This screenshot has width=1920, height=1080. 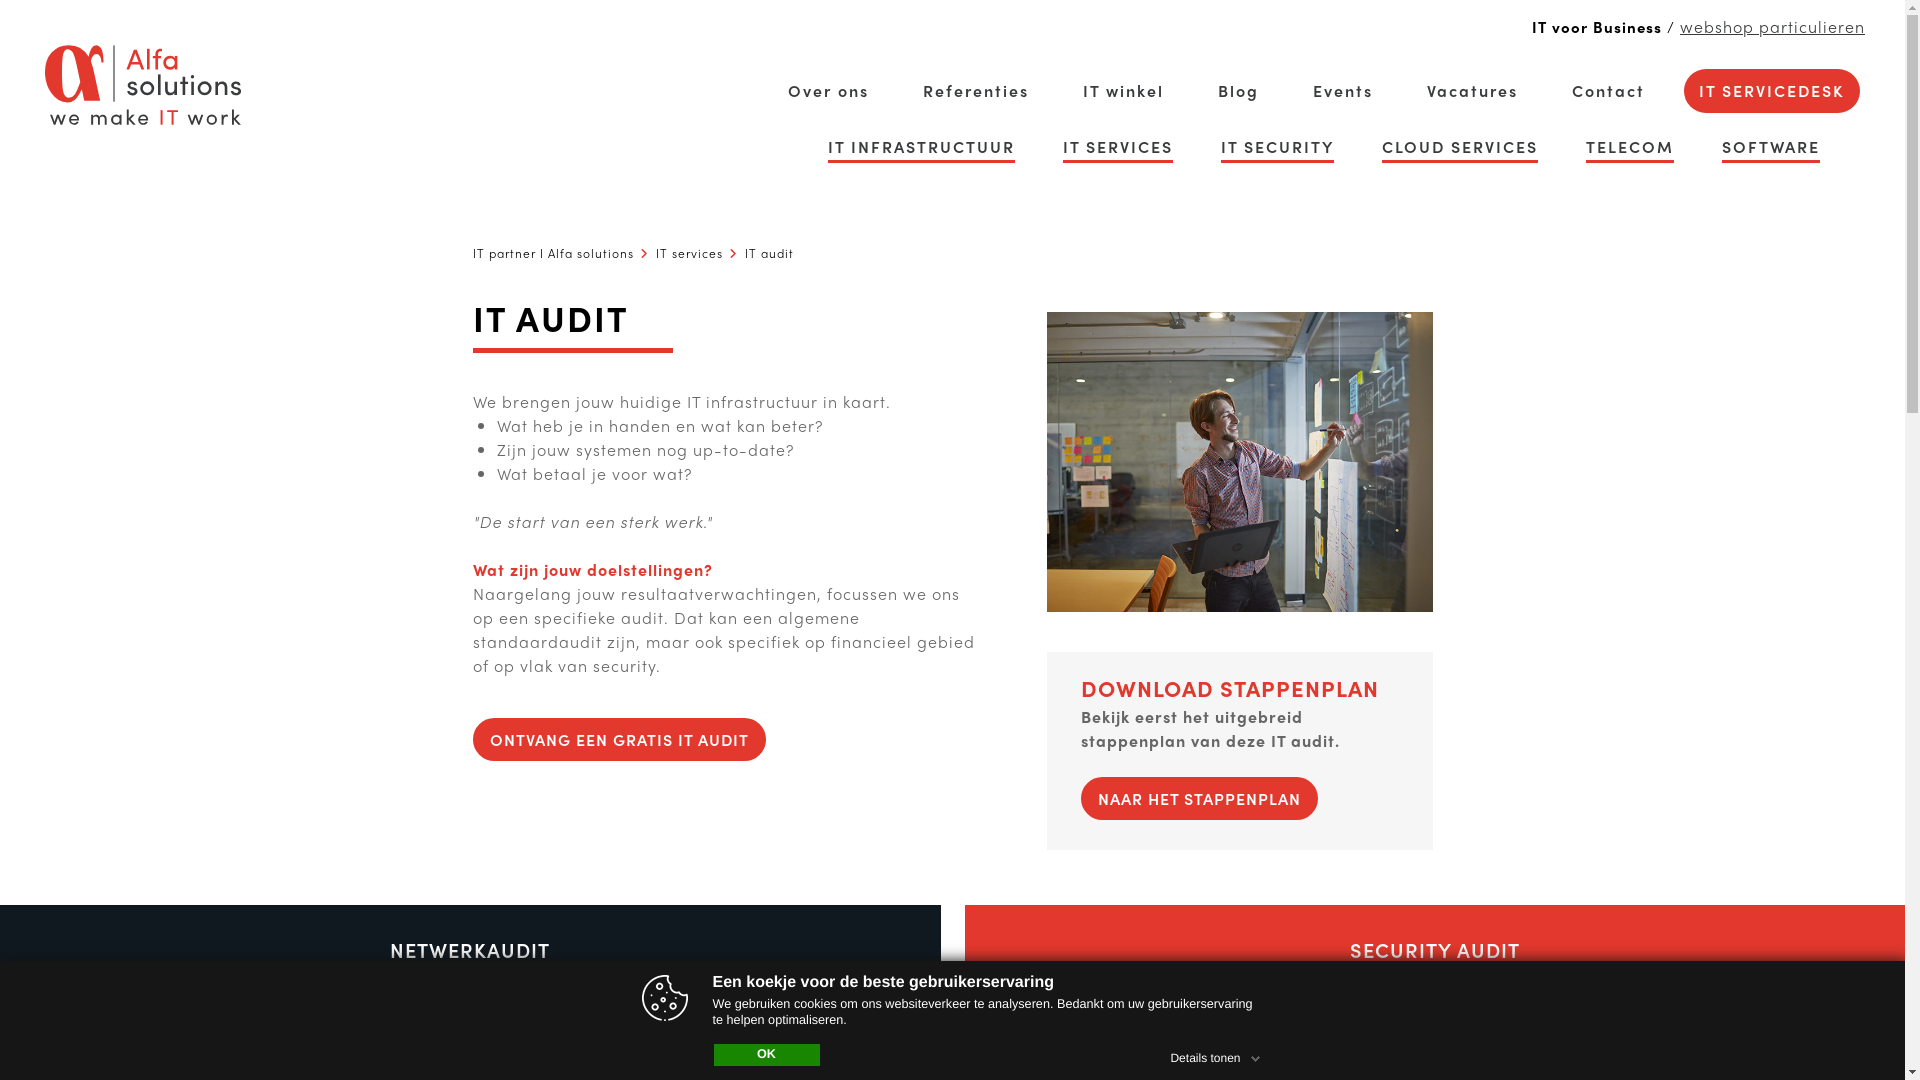 I want to click on 'IT audit', so click(x=767, y=252).